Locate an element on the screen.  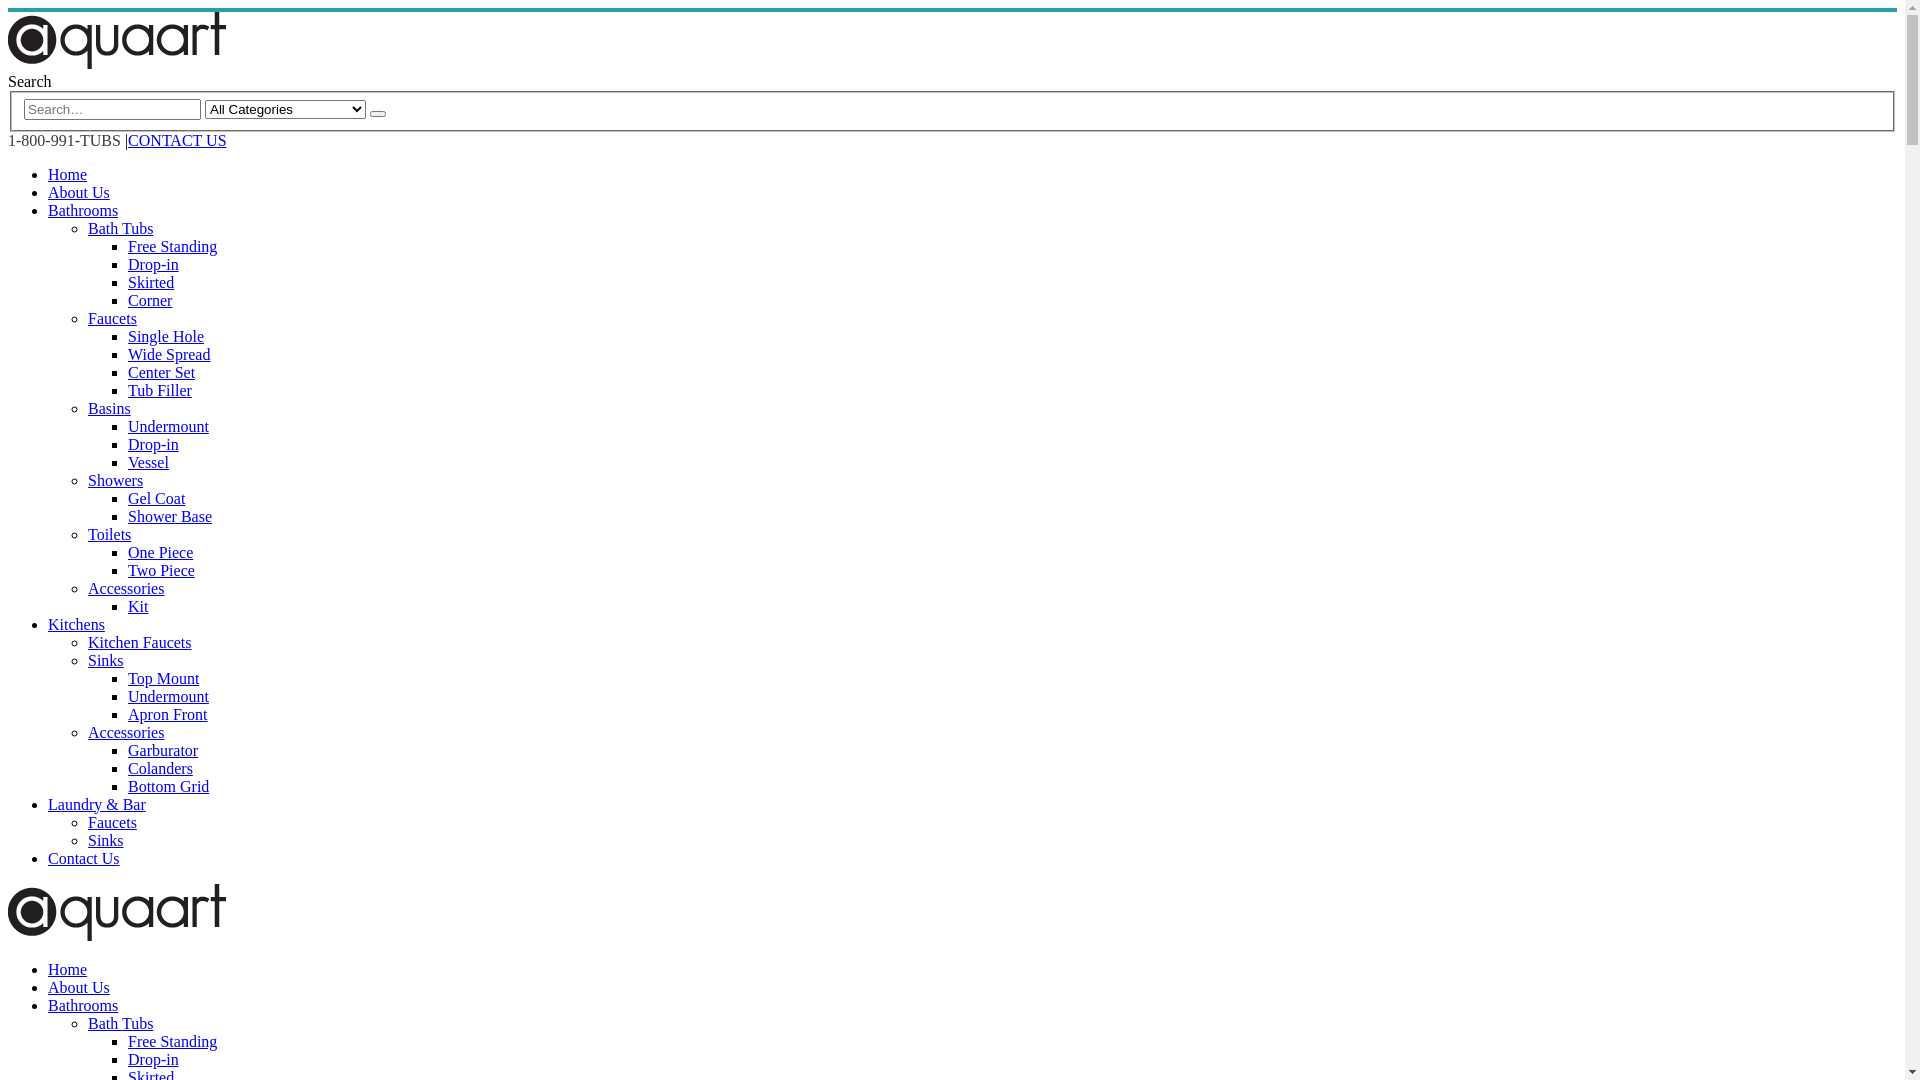
'AquaArt - ' is located at coordinates (115, 62).